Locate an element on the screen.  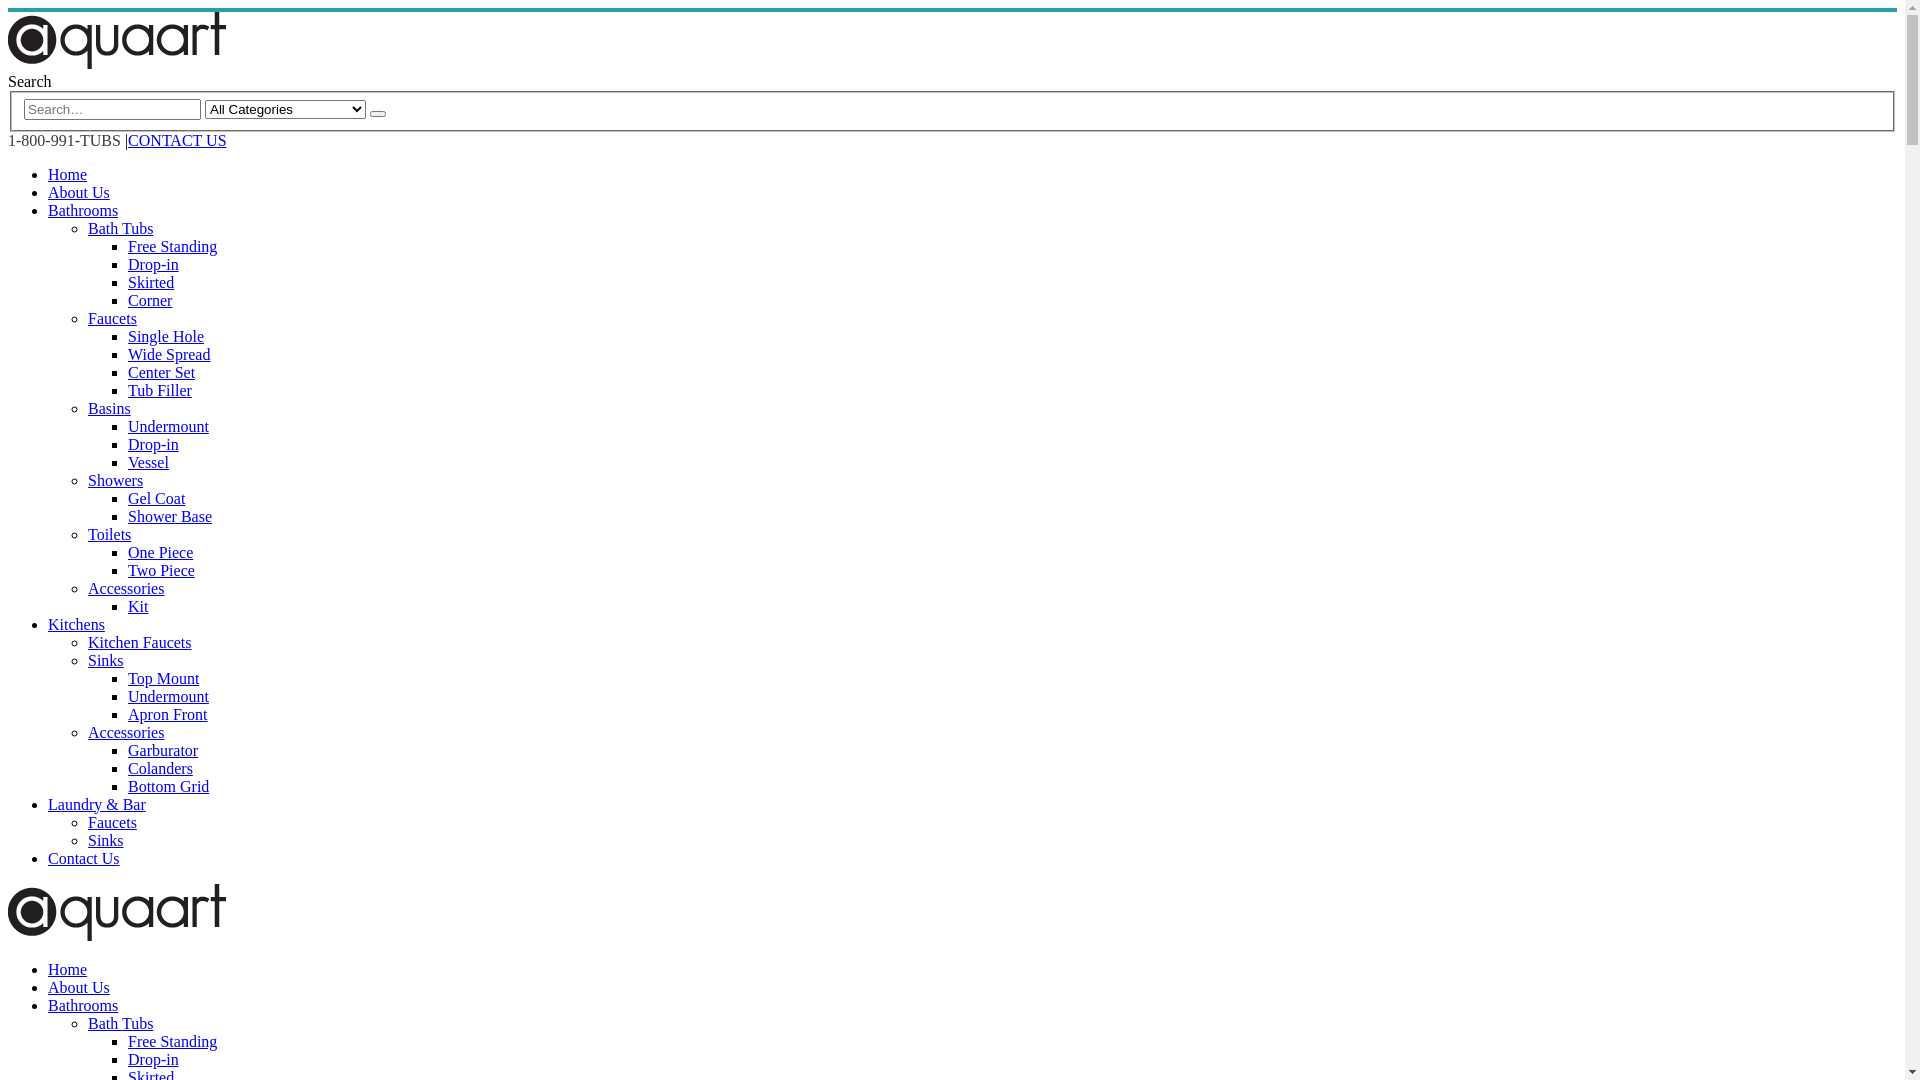
'AquaArt - ' is located at coordinates (115, 62).